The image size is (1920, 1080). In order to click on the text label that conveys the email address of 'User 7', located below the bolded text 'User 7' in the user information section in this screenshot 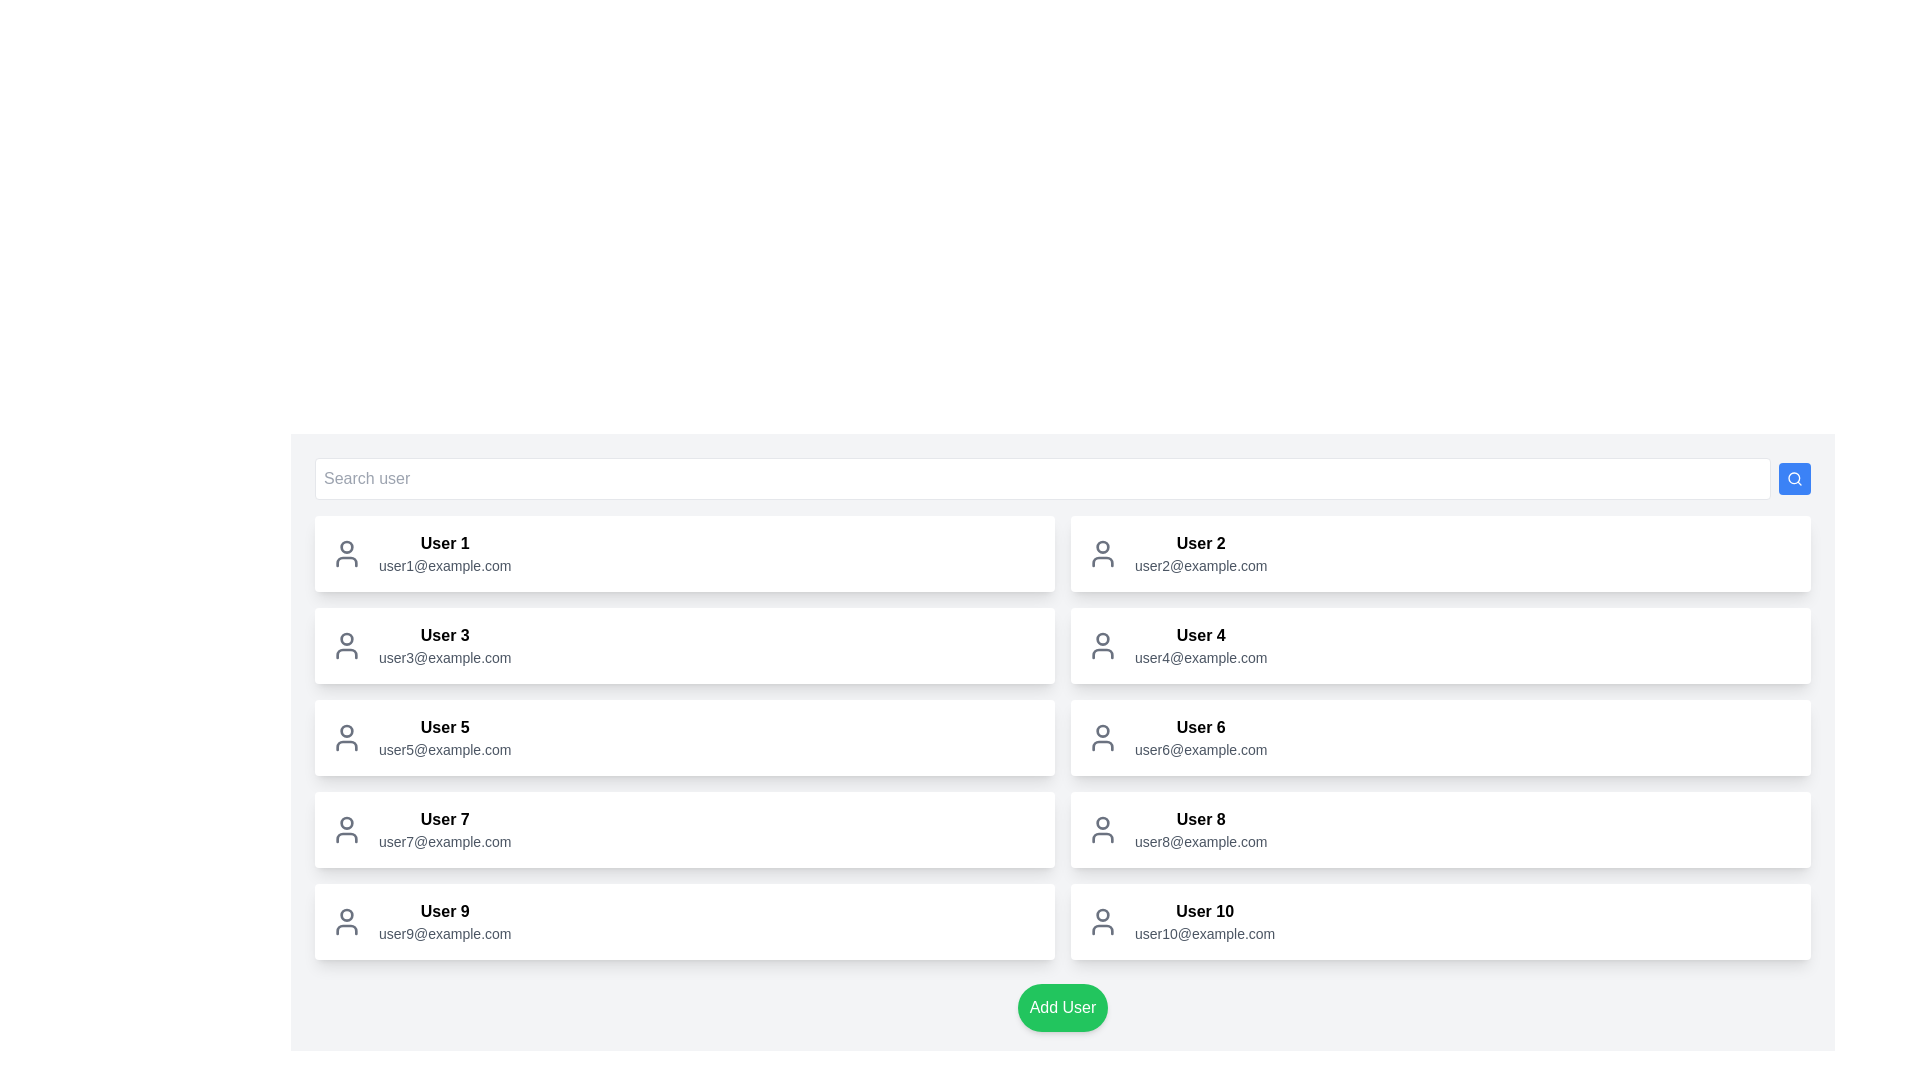, I will do `click(444, 841)`.